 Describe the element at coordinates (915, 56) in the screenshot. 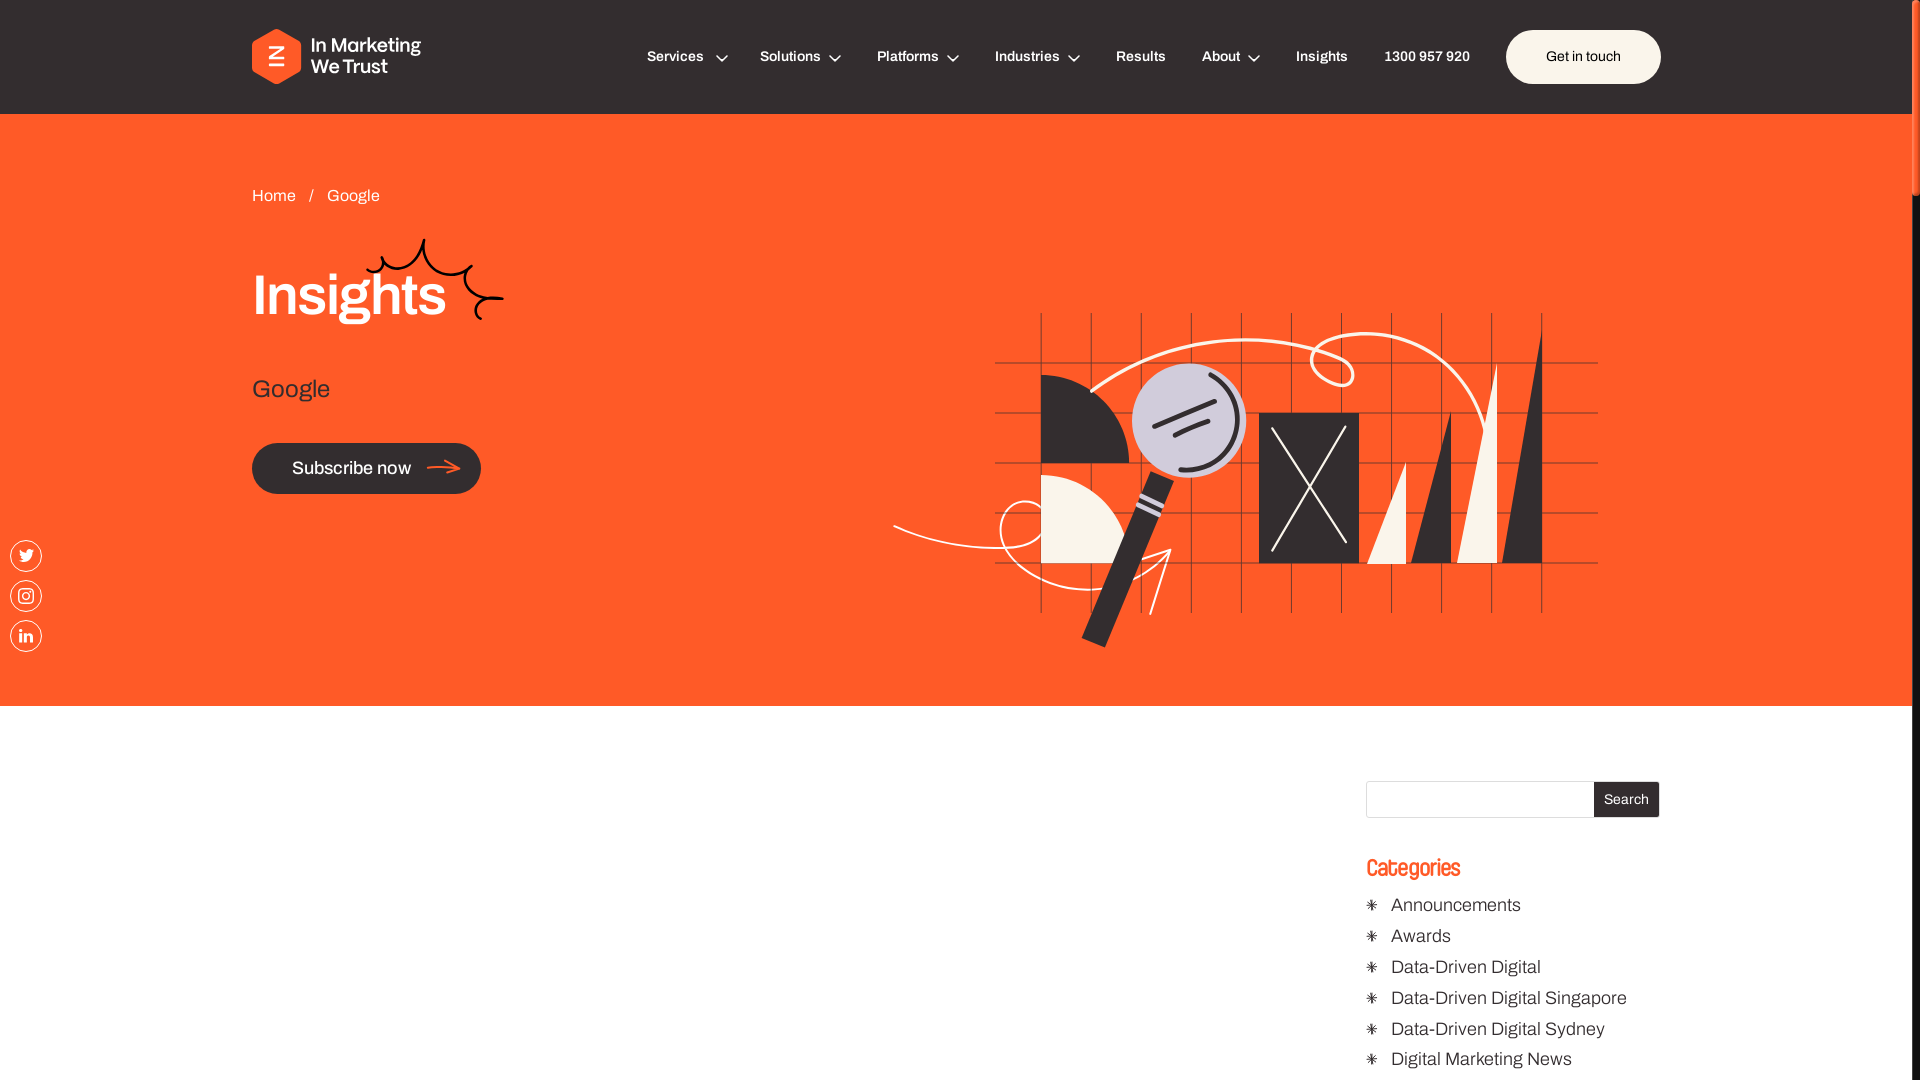

I see `'Platforms'` at that location.